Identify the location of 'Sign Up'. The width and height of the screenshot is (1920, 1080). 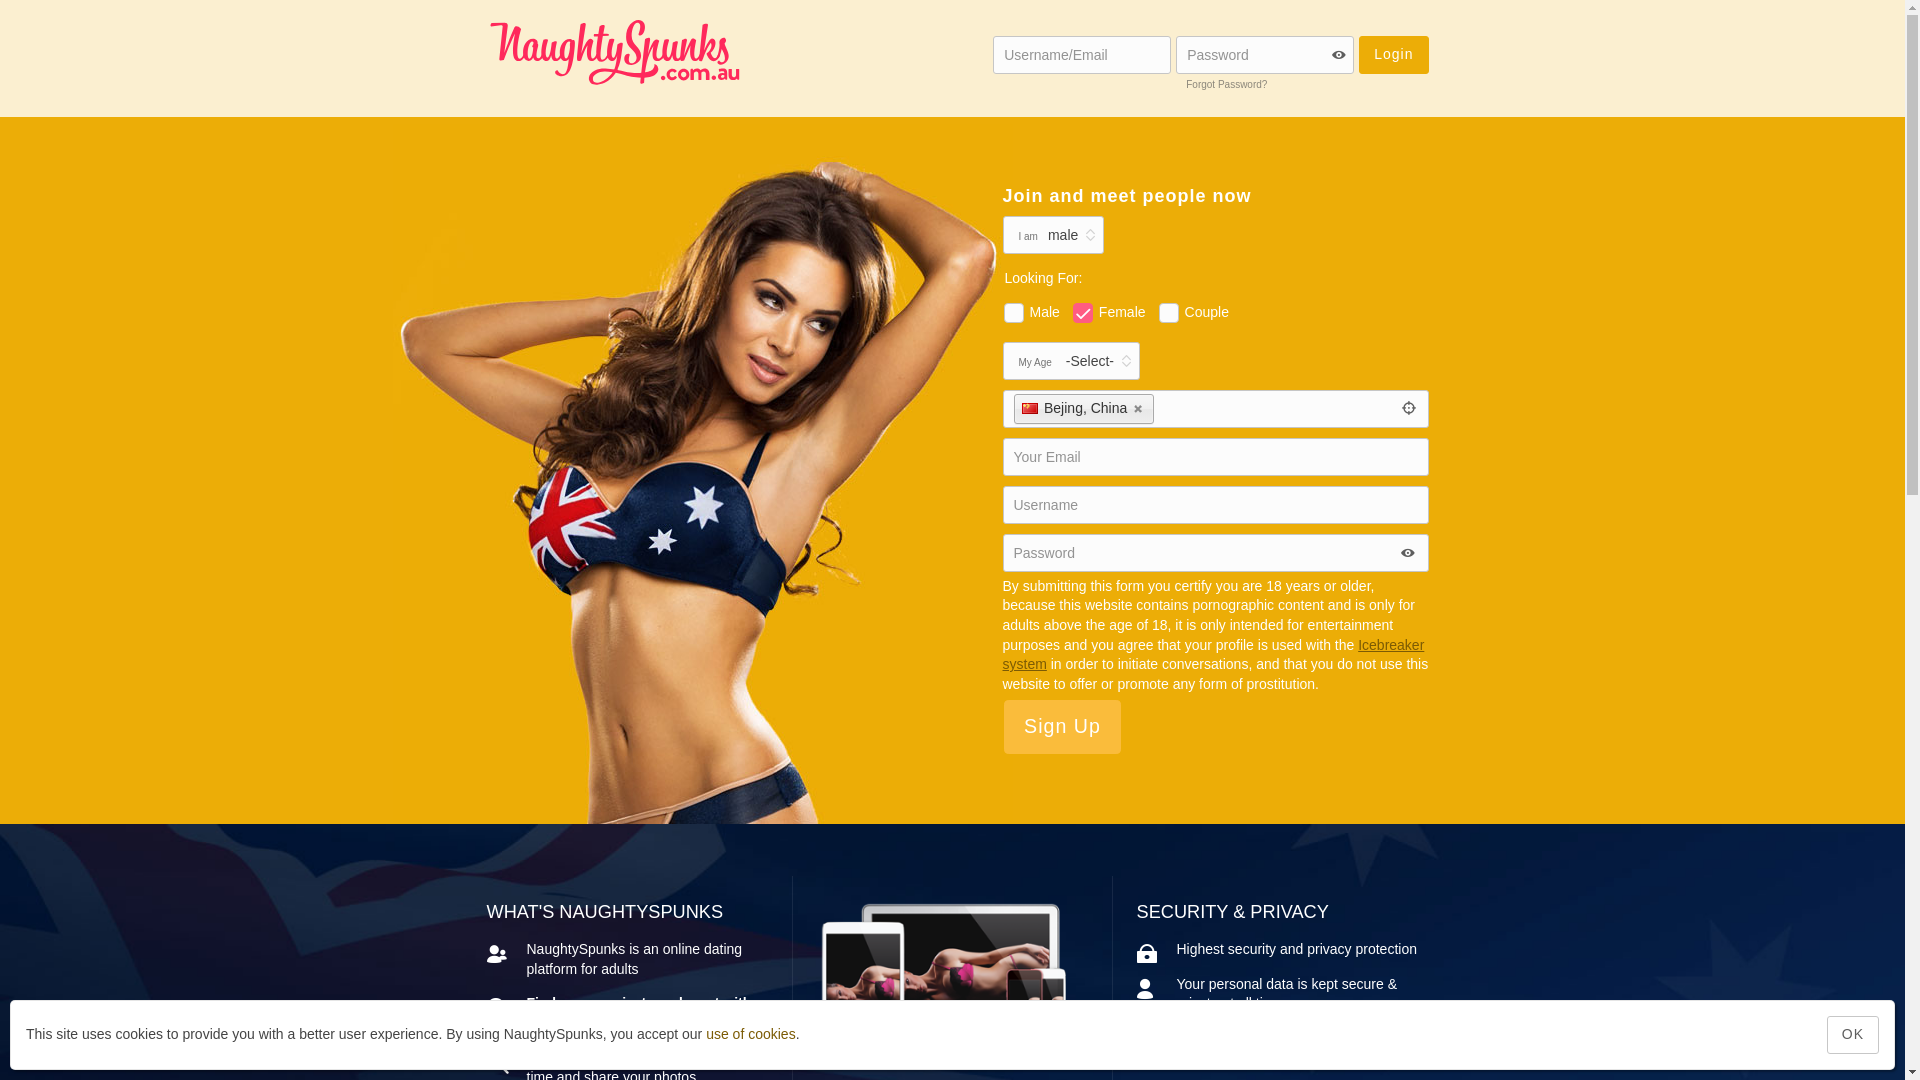
(1003, 726).